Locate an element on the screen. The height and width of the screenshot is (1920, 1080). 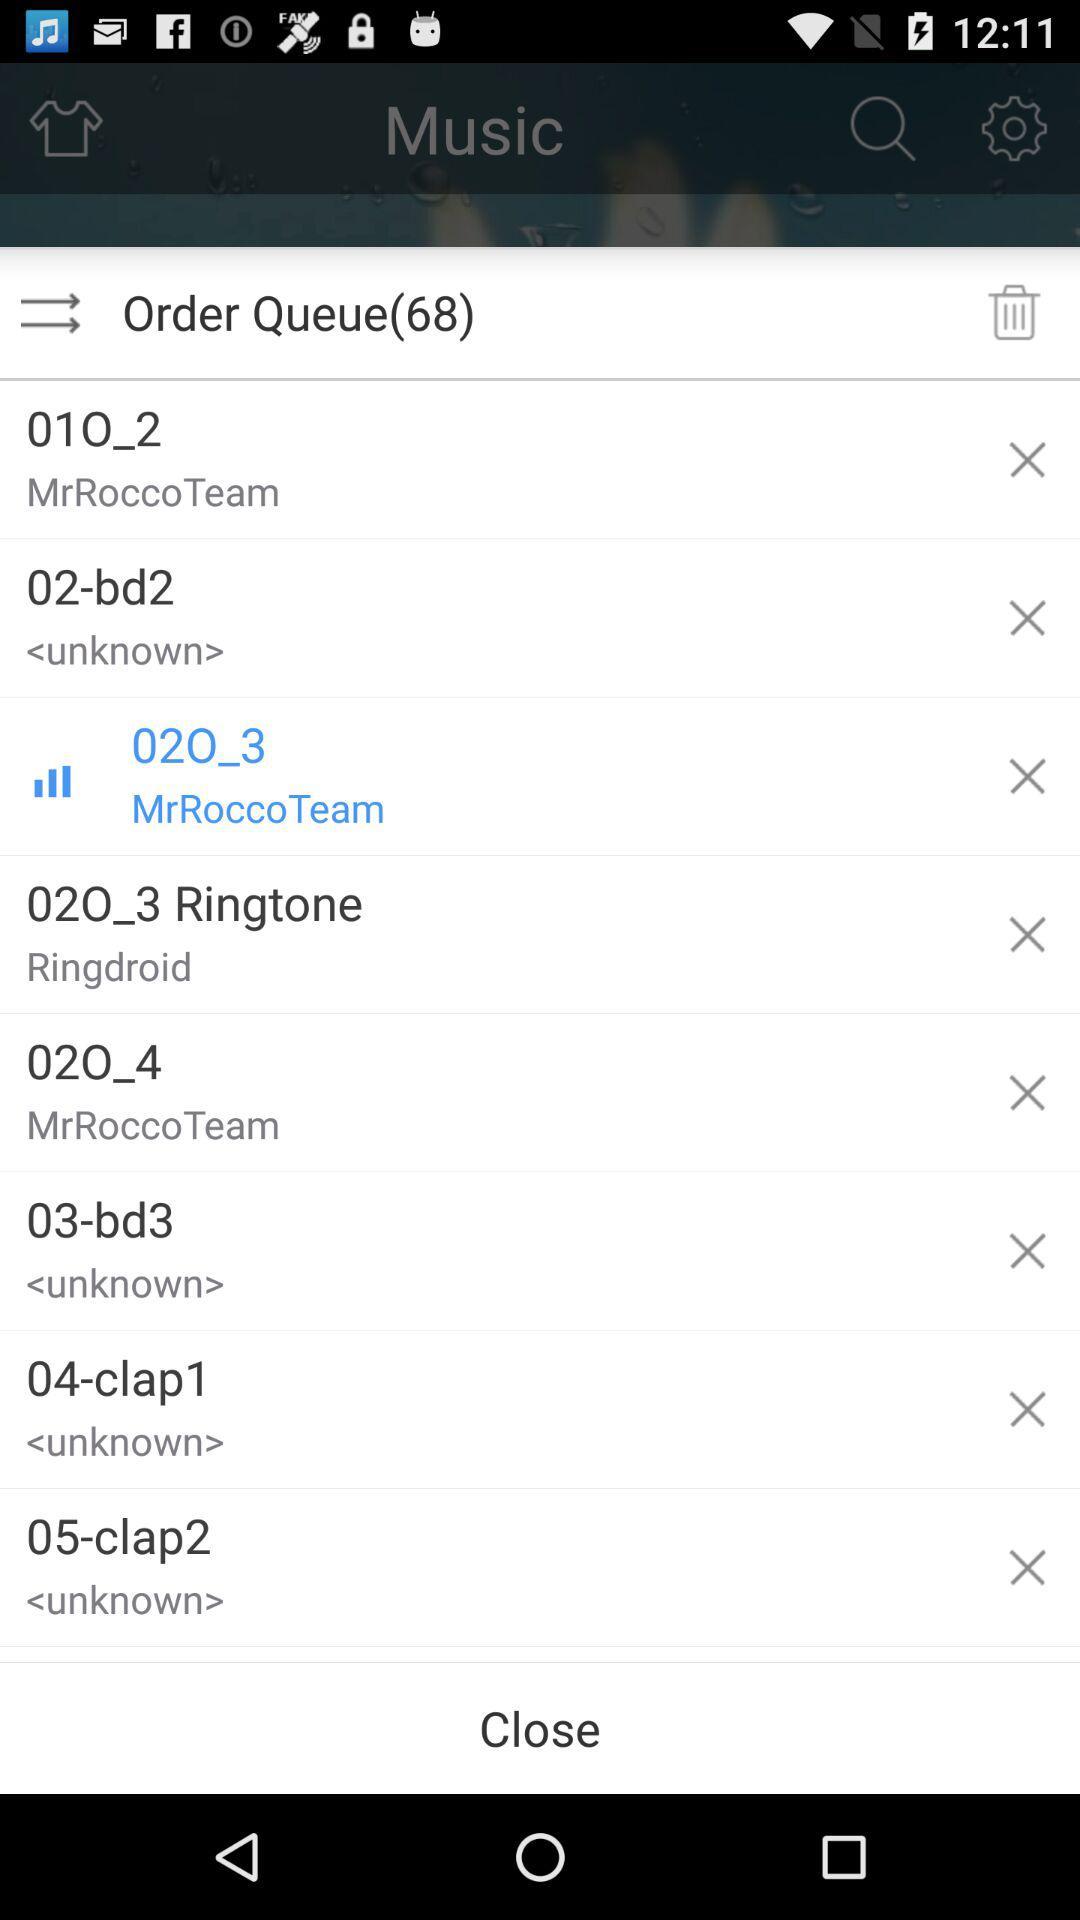
03-bd3 app is located at coordinates (487, 1210).